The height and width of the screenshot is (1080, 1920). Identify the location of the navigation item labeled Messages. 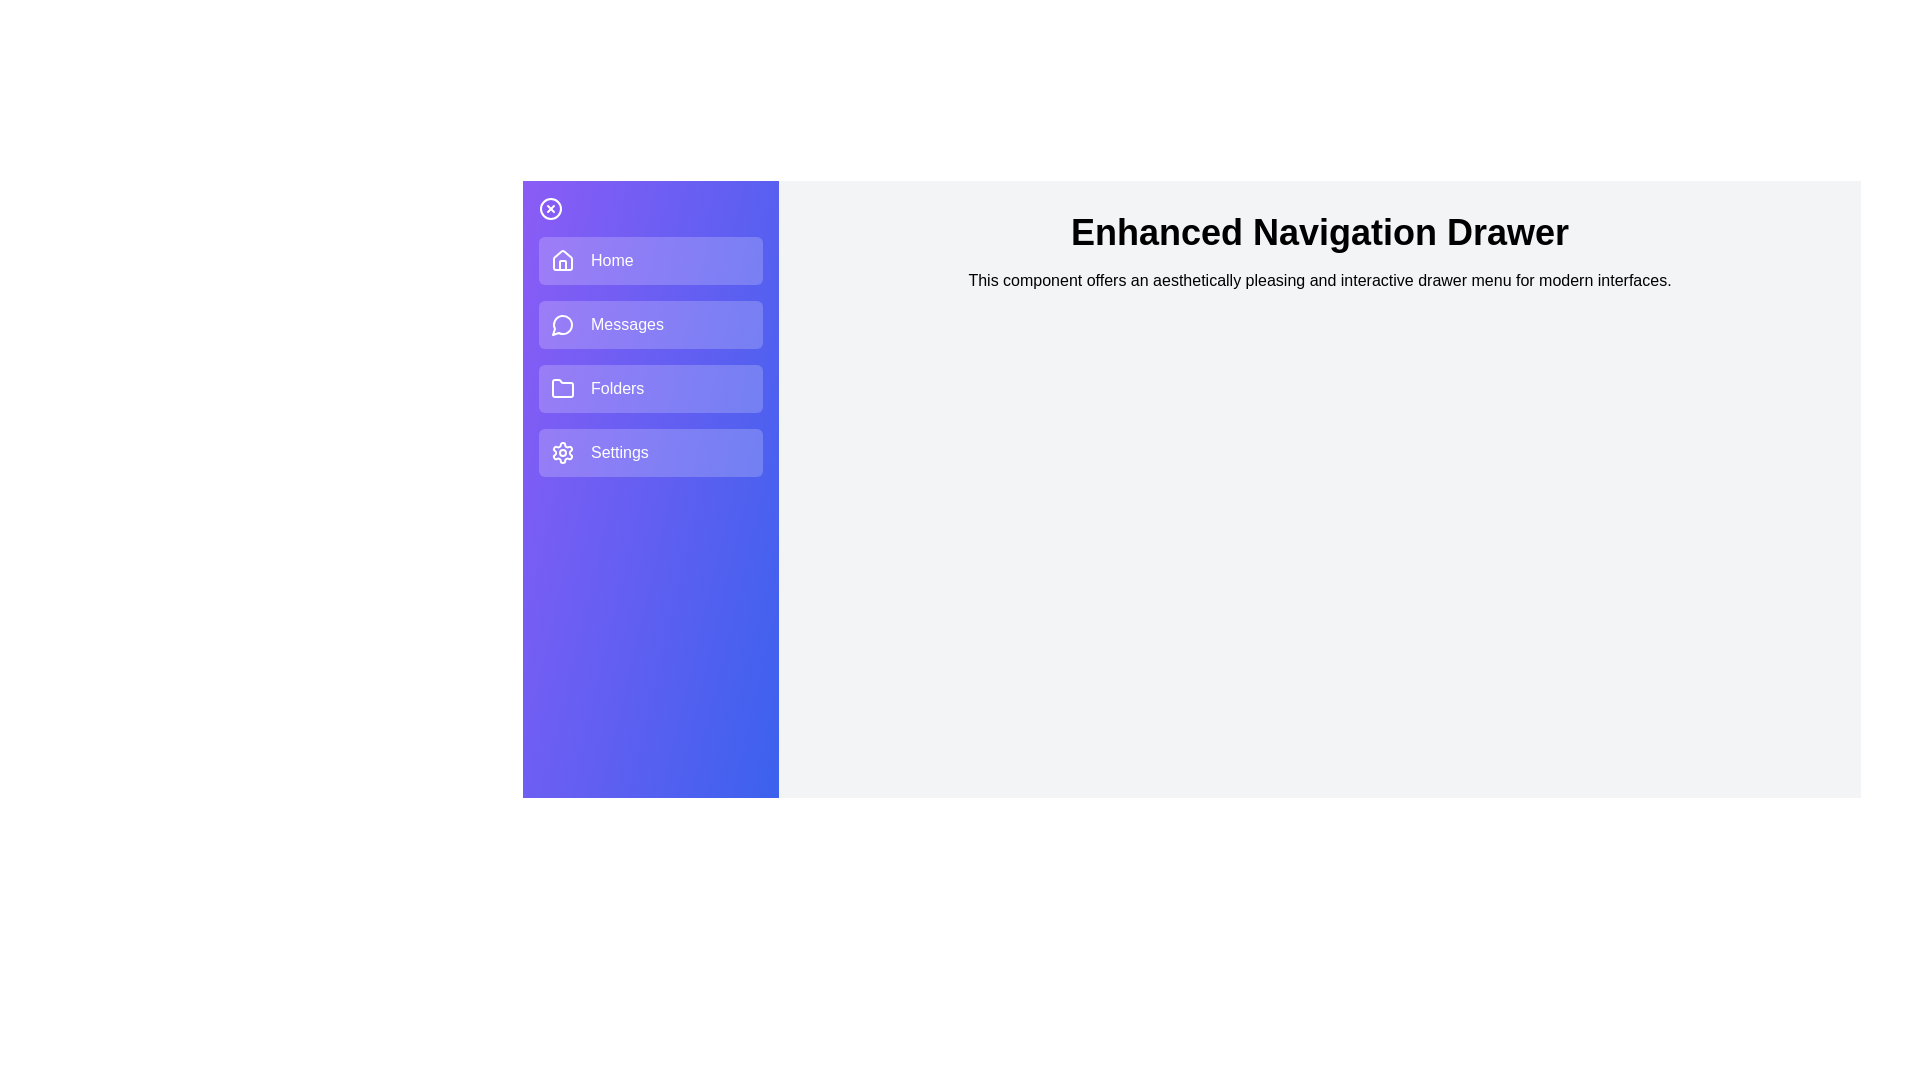
(651, 323).